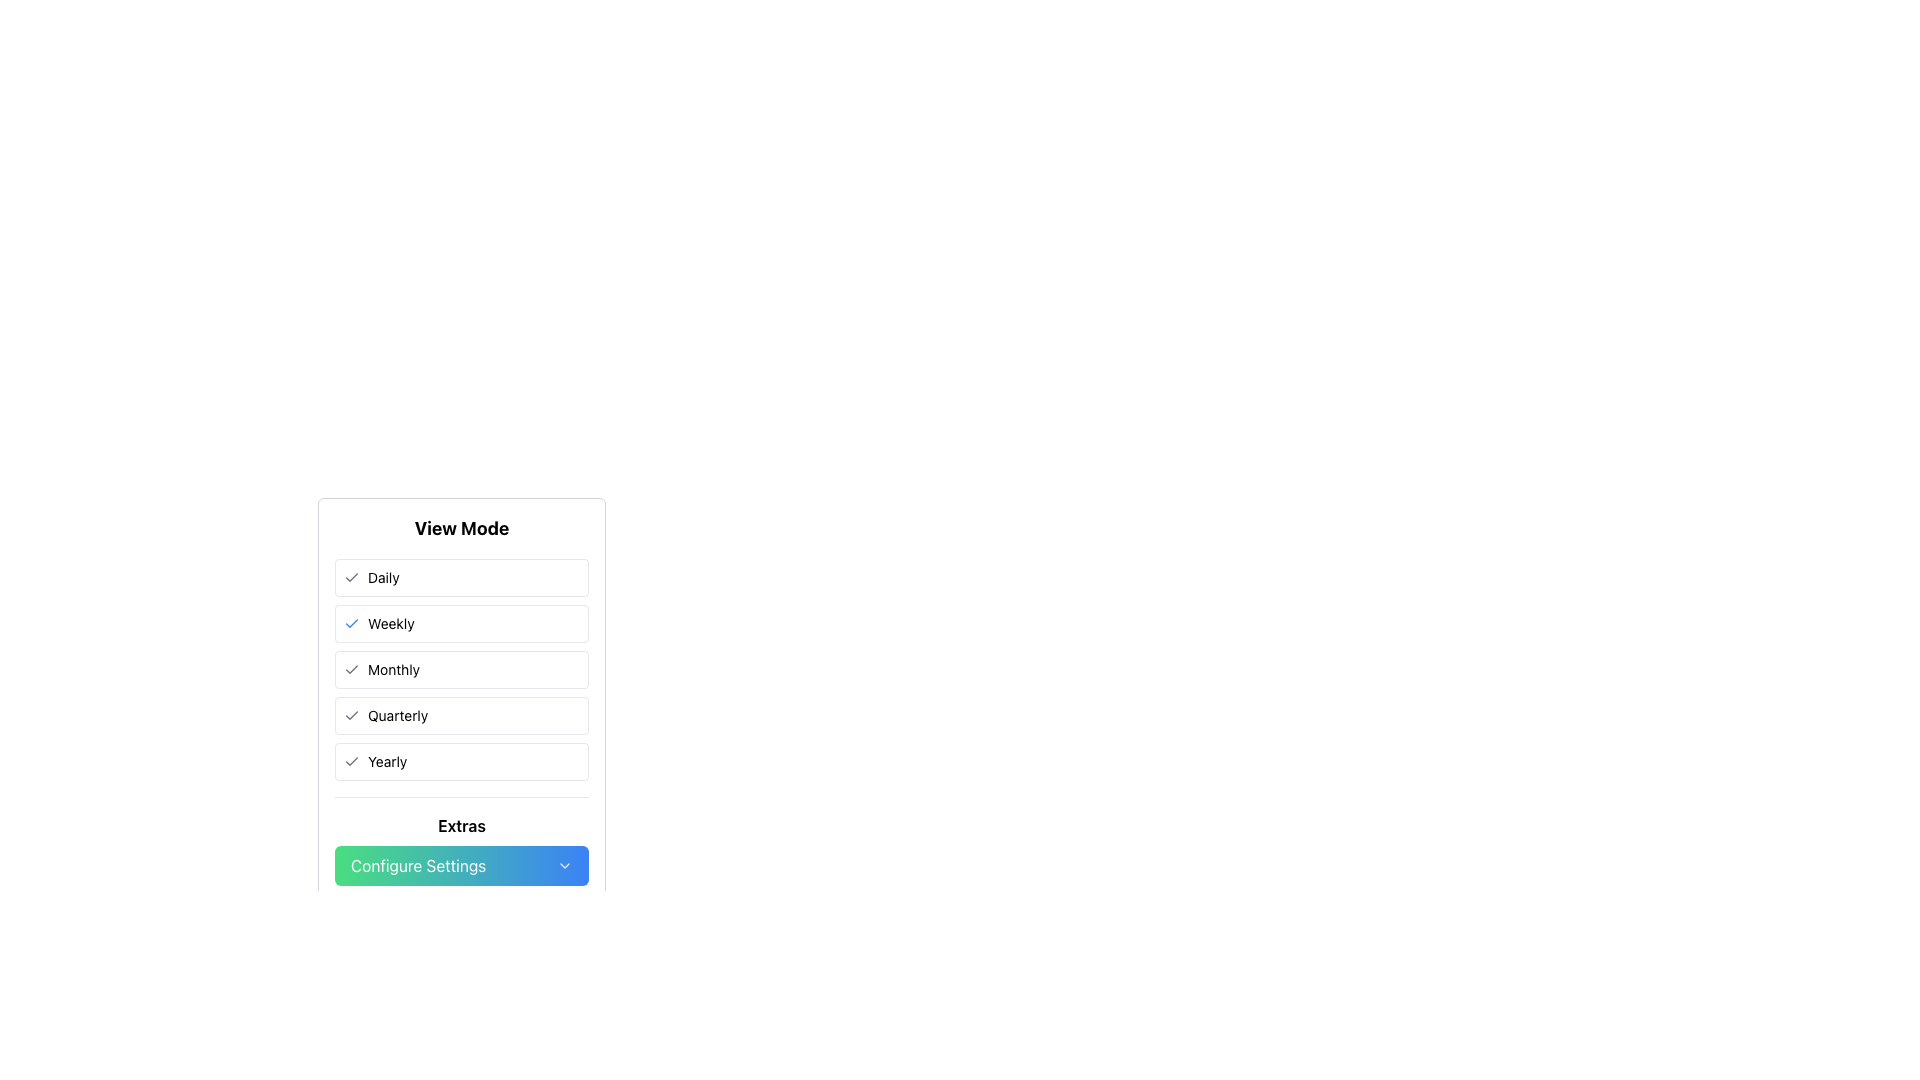 This screenshot has width=1920, height=1080. I want to click on the chevron icon indicating the presence of an expandable menu associated with the 'Configure Settings' button, so click(564, 865).